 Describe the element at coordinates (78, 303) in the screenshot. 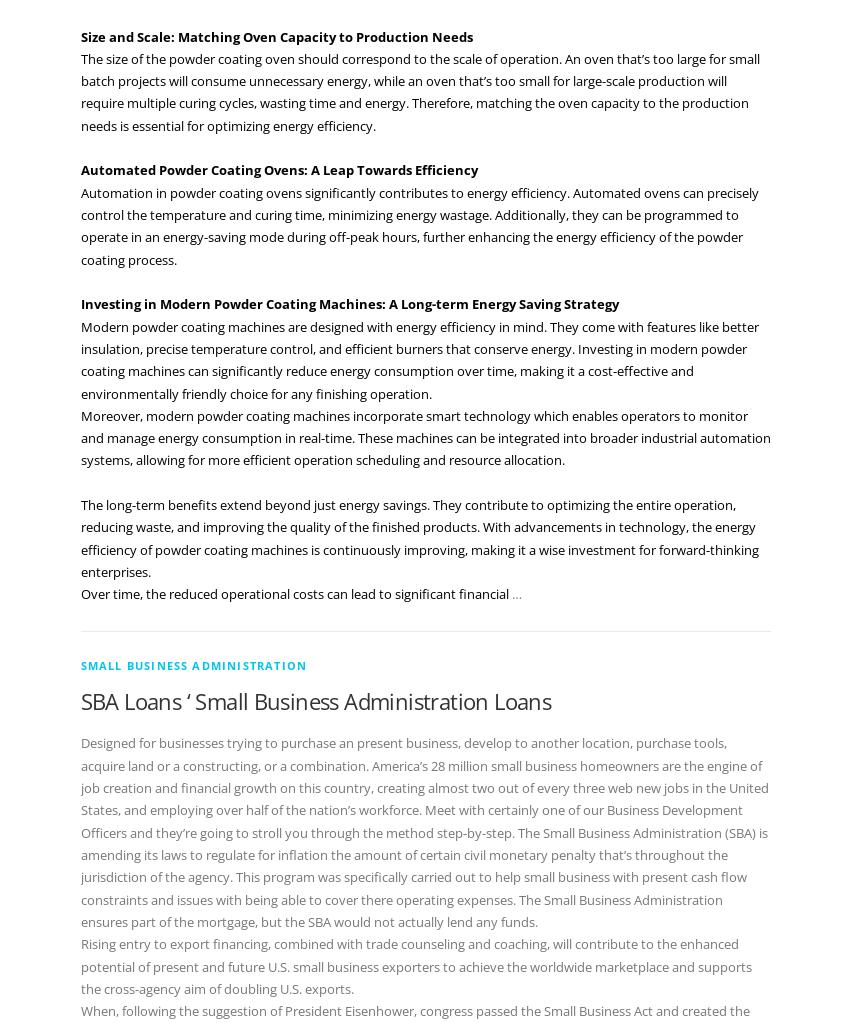

I see `'Investing in Modern Powder Coating Machines: A Long-term Energy Saving Strategy'` at that location.